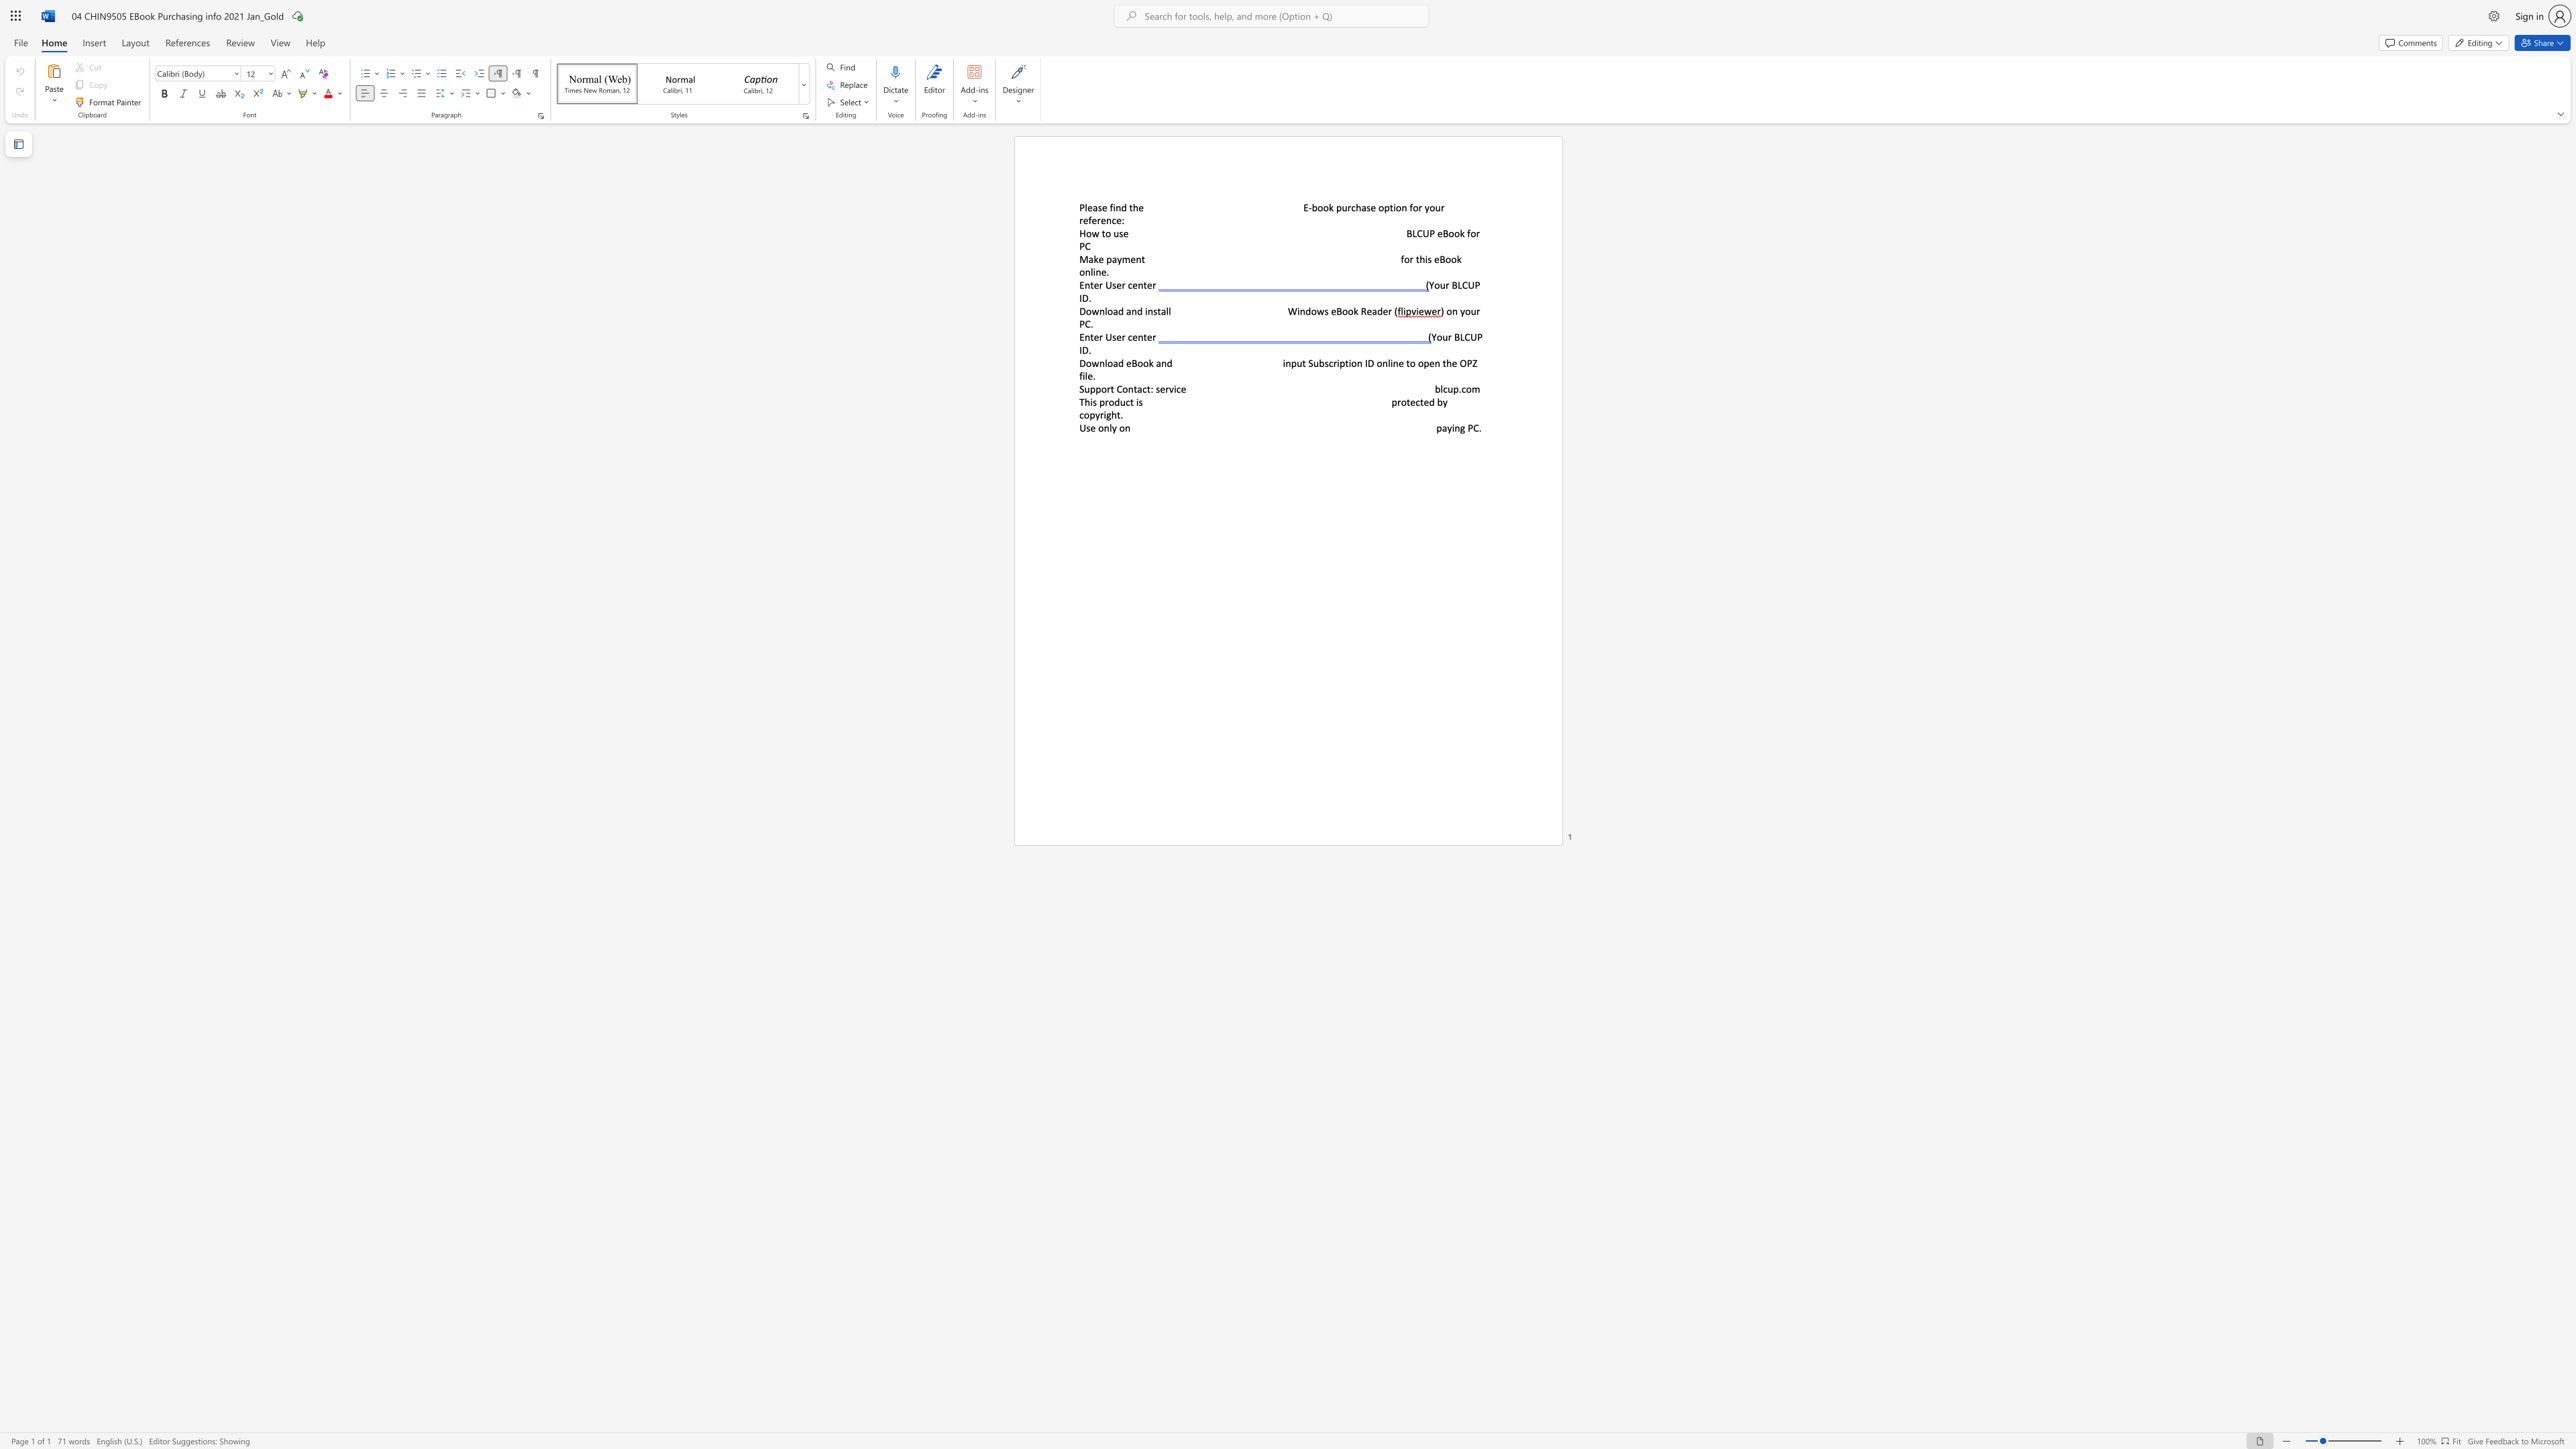 The image size is (2576, 1449). I want to click on the 1th character "s" in the text, so click(1088, 427).